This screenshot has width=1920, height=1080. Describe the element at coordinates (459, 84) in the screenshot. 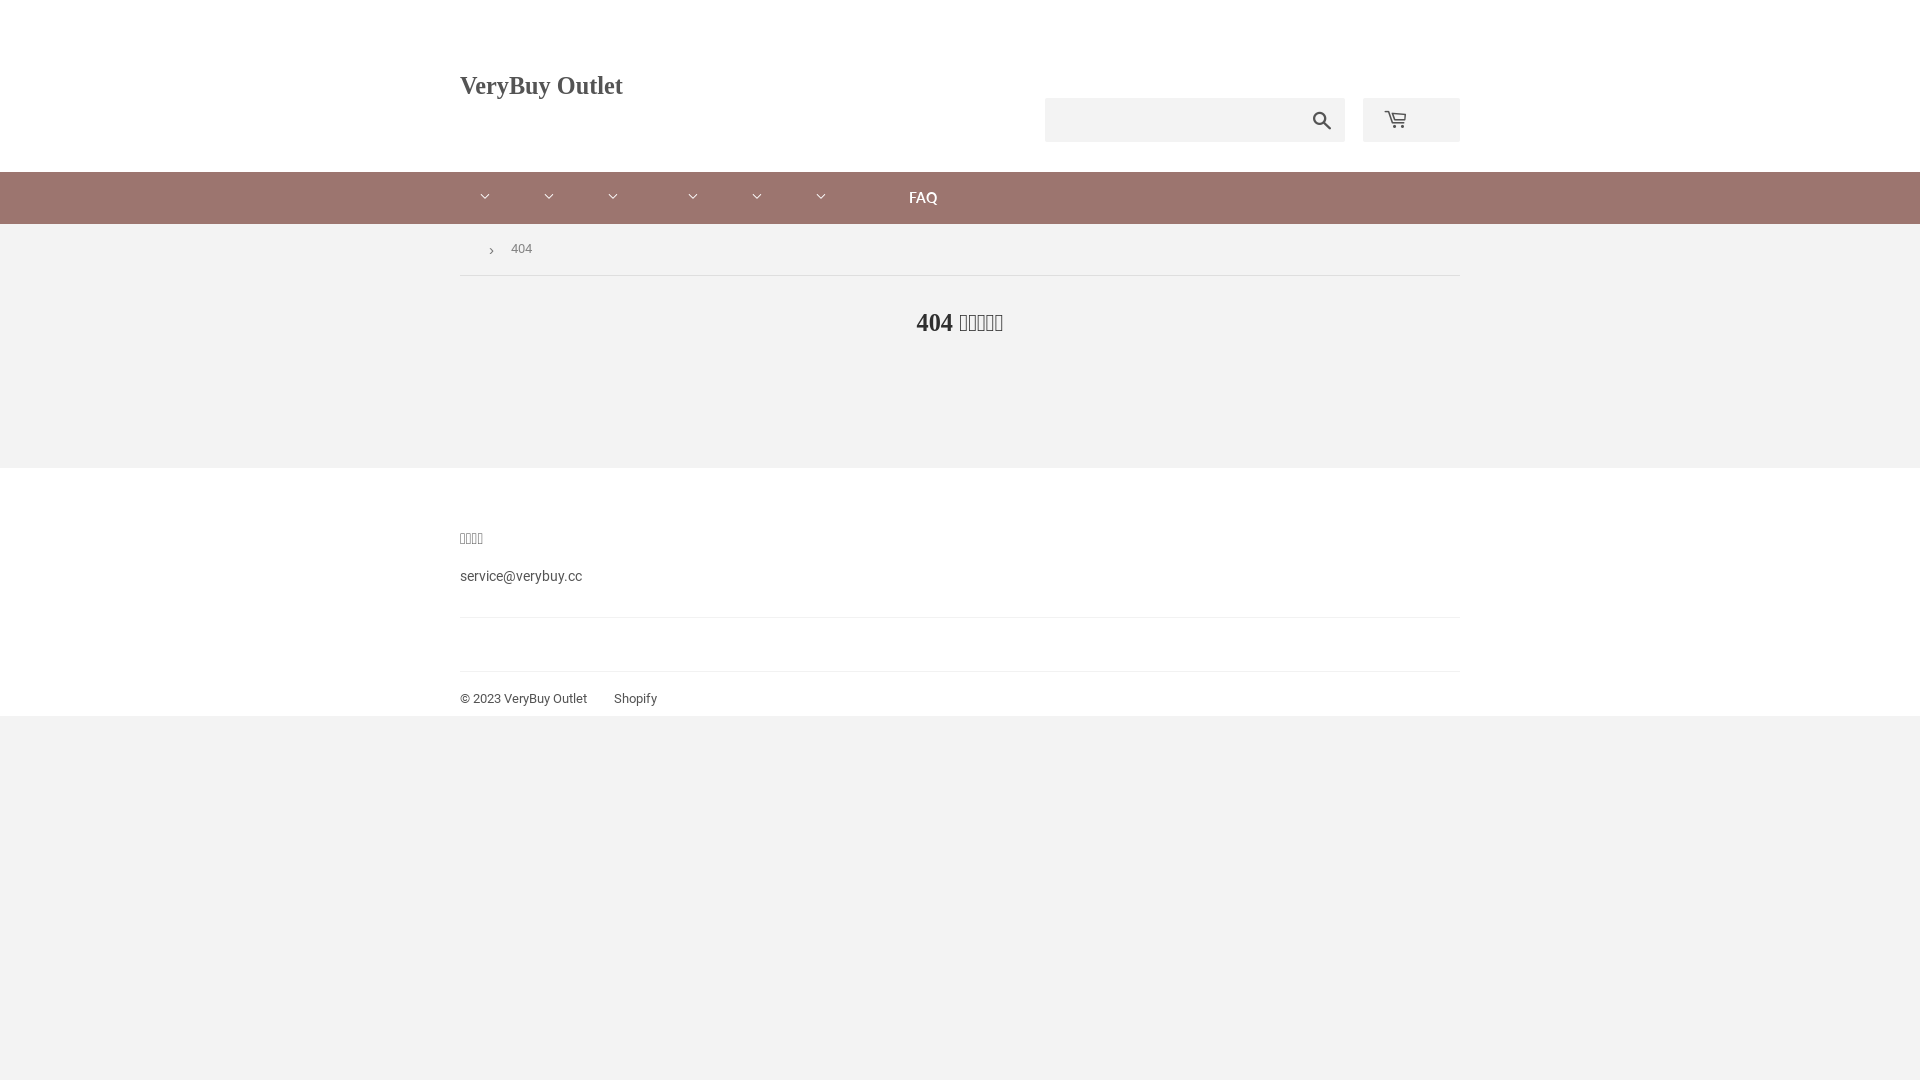

I see `'VeryBuy Outlet'` at that location.